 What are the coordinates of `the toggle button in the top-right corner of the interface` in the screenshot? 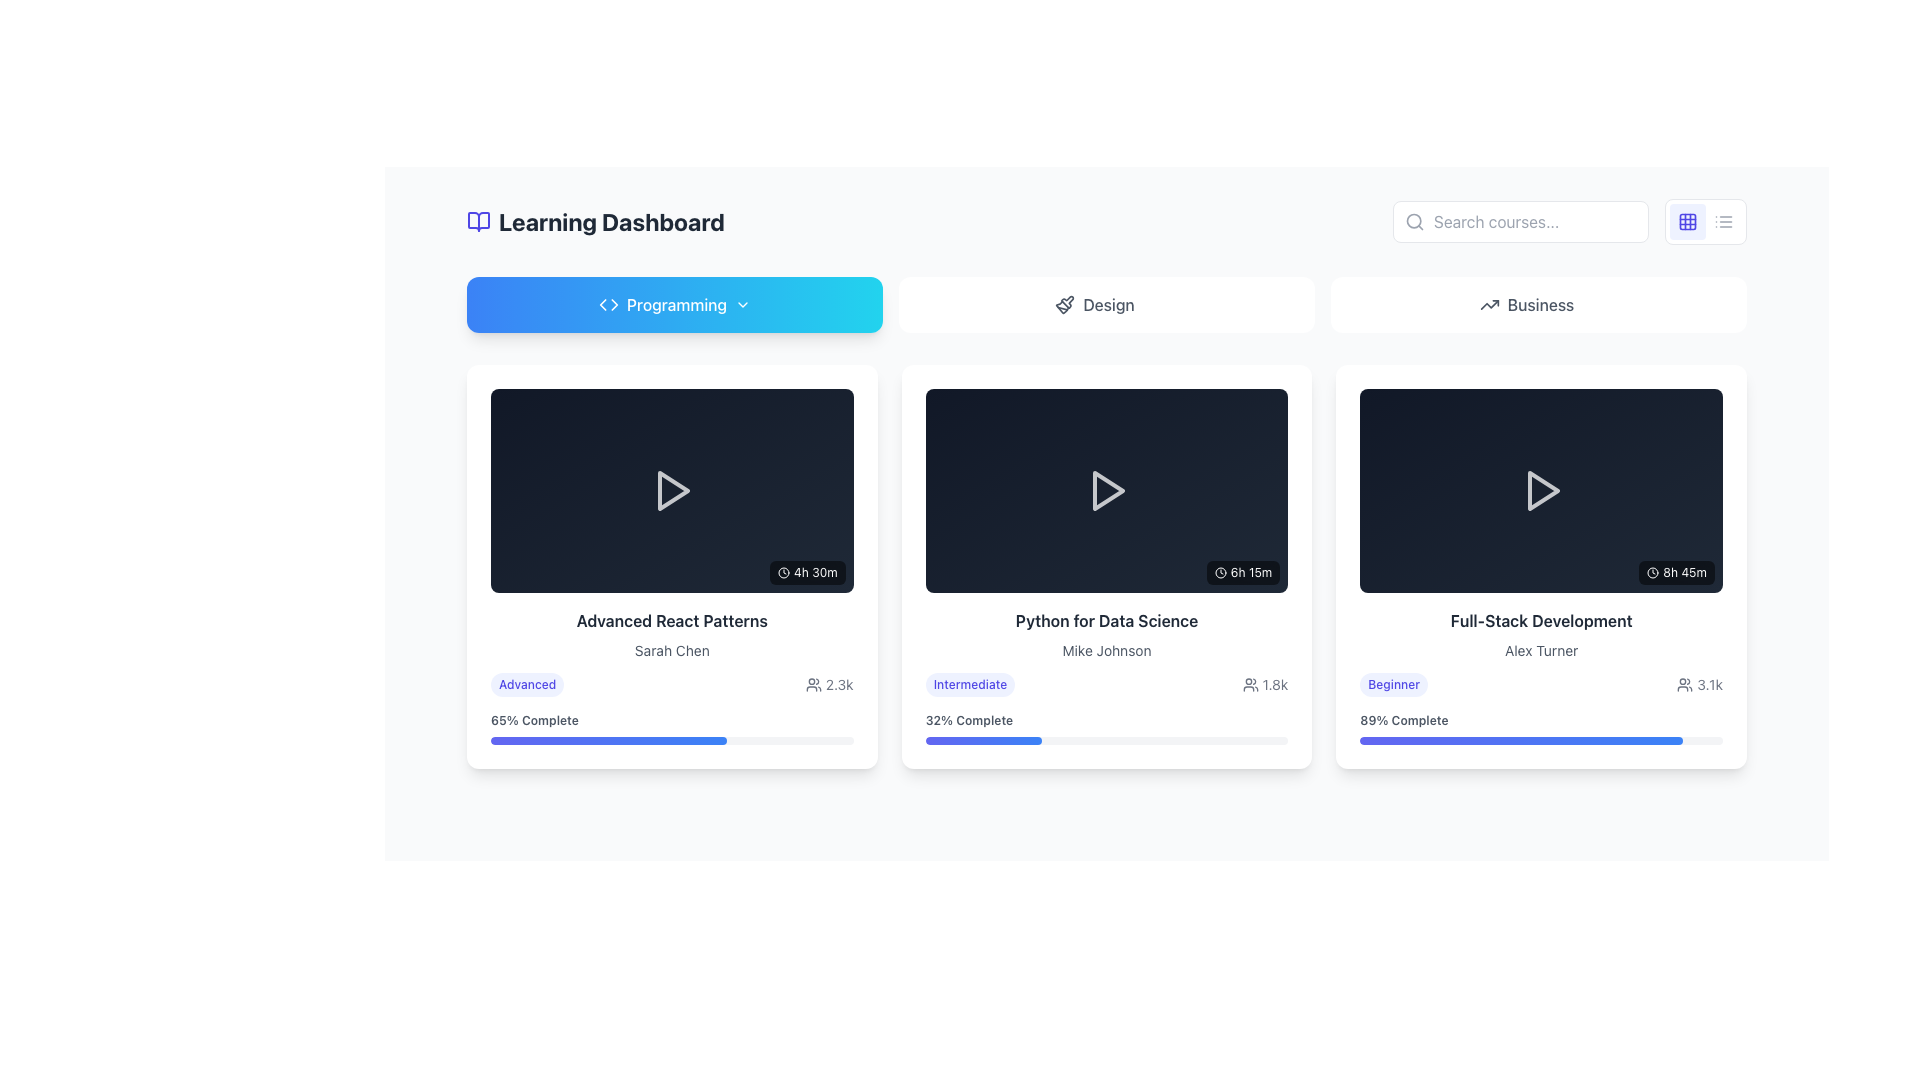 It's located at (1704, 222).